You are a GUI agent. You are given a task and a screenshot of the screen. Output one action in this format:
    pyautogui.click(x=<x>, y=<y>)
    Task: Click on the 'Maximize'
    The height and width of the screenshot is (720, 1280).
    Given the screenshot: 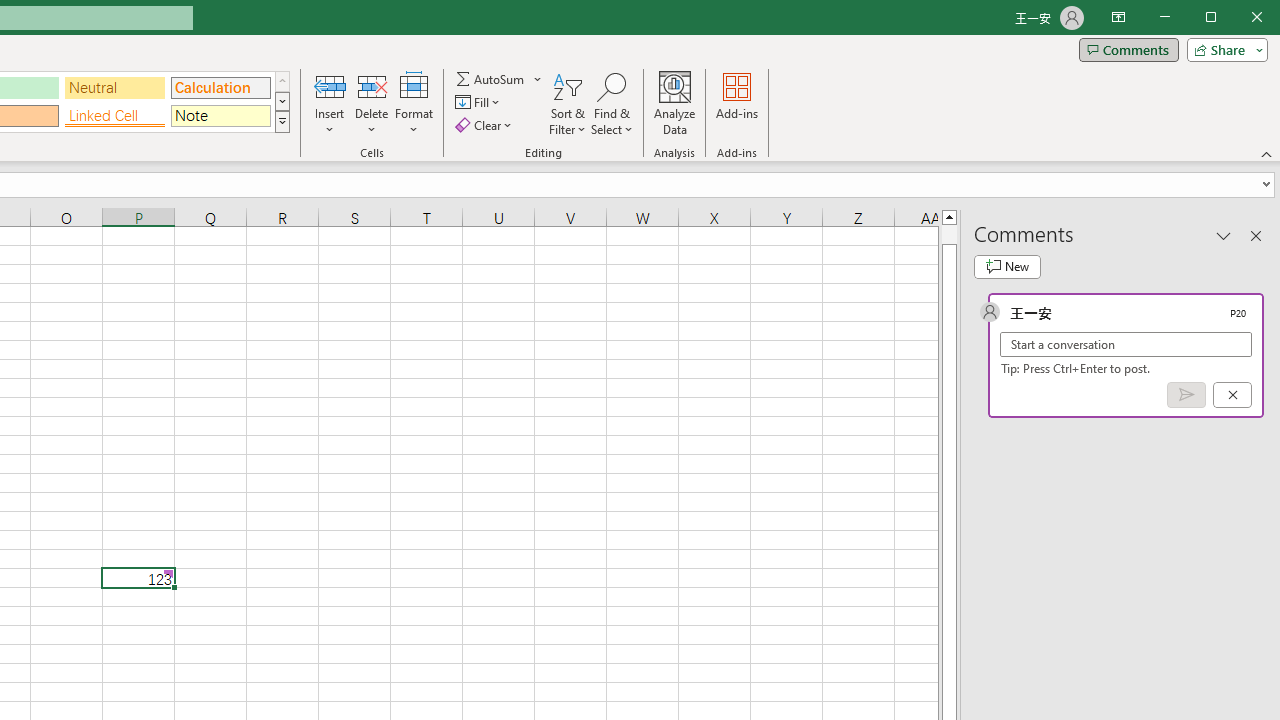 What is the action you would take?
    pyautogui.click(x=1238, y=19)
    